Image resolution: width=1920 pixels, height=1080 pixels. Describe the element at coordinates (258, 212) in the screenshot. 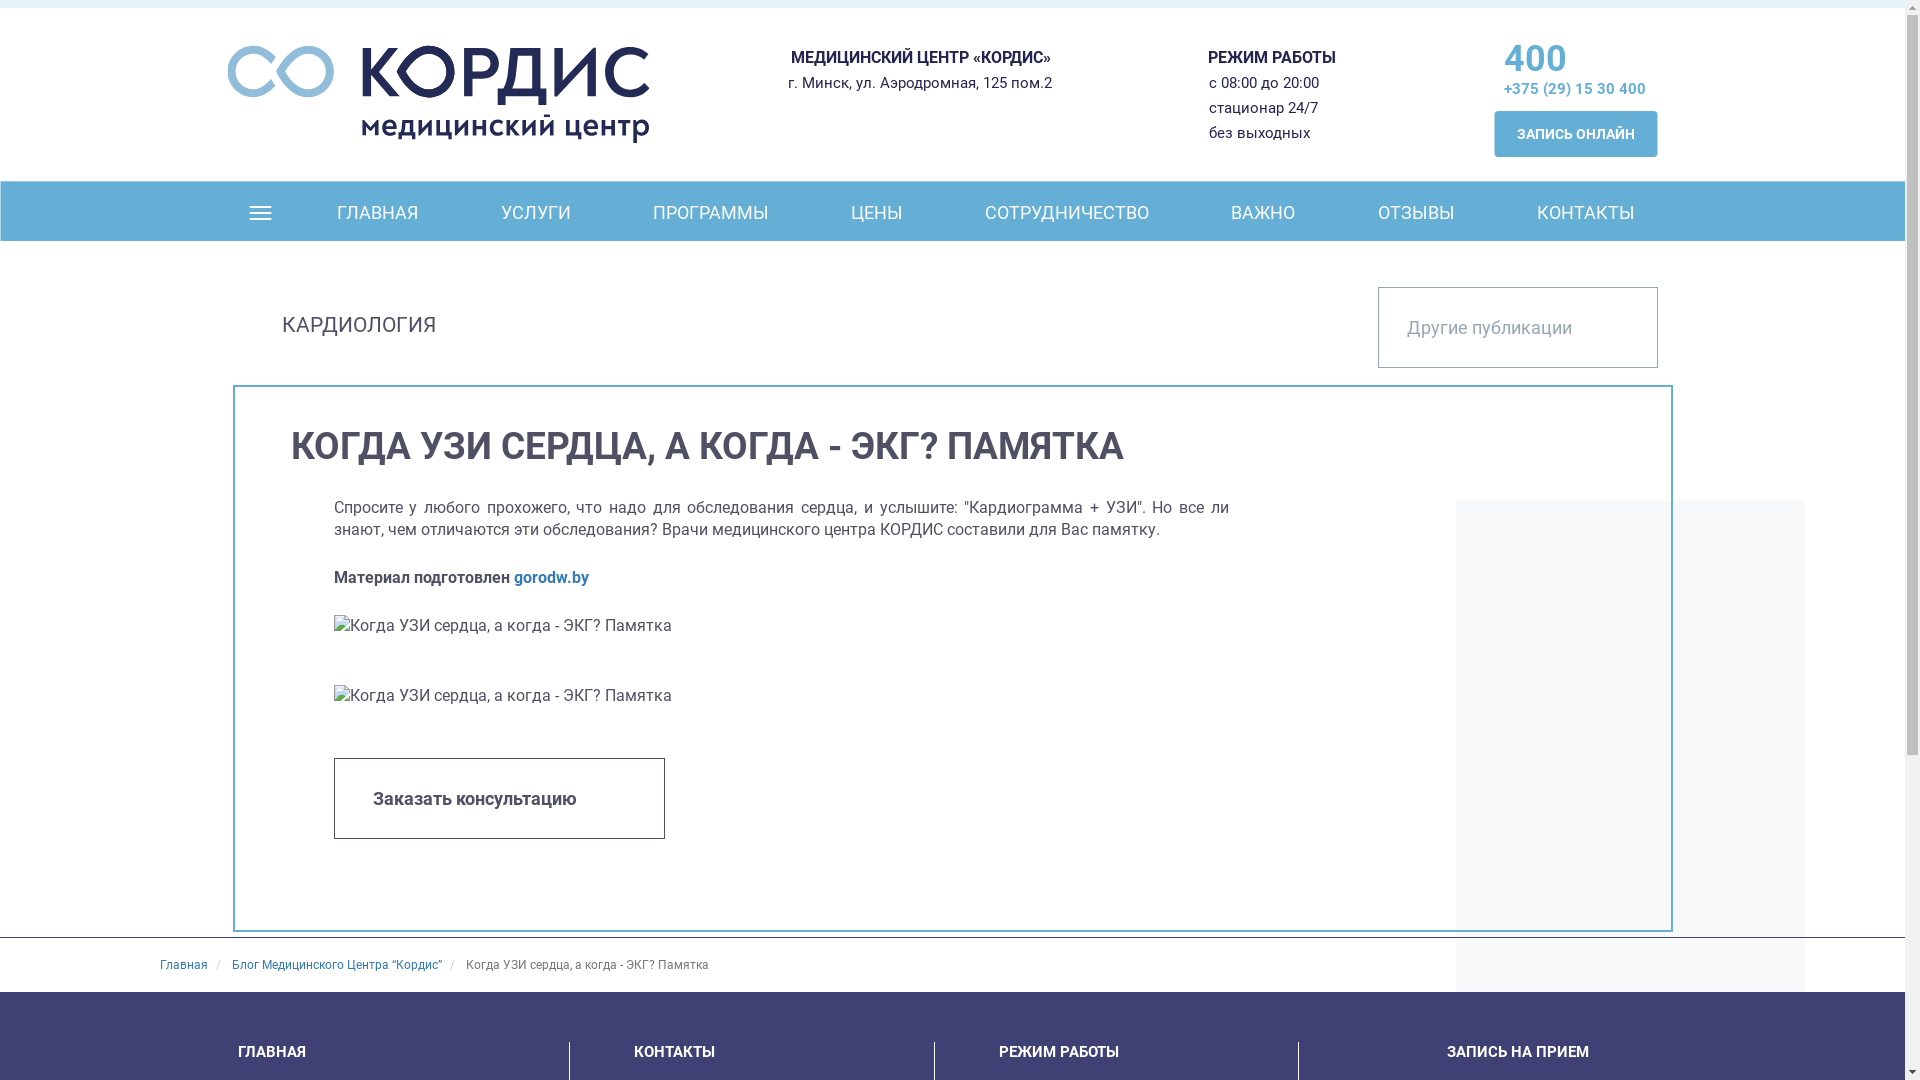

I see `'     '` at that location.